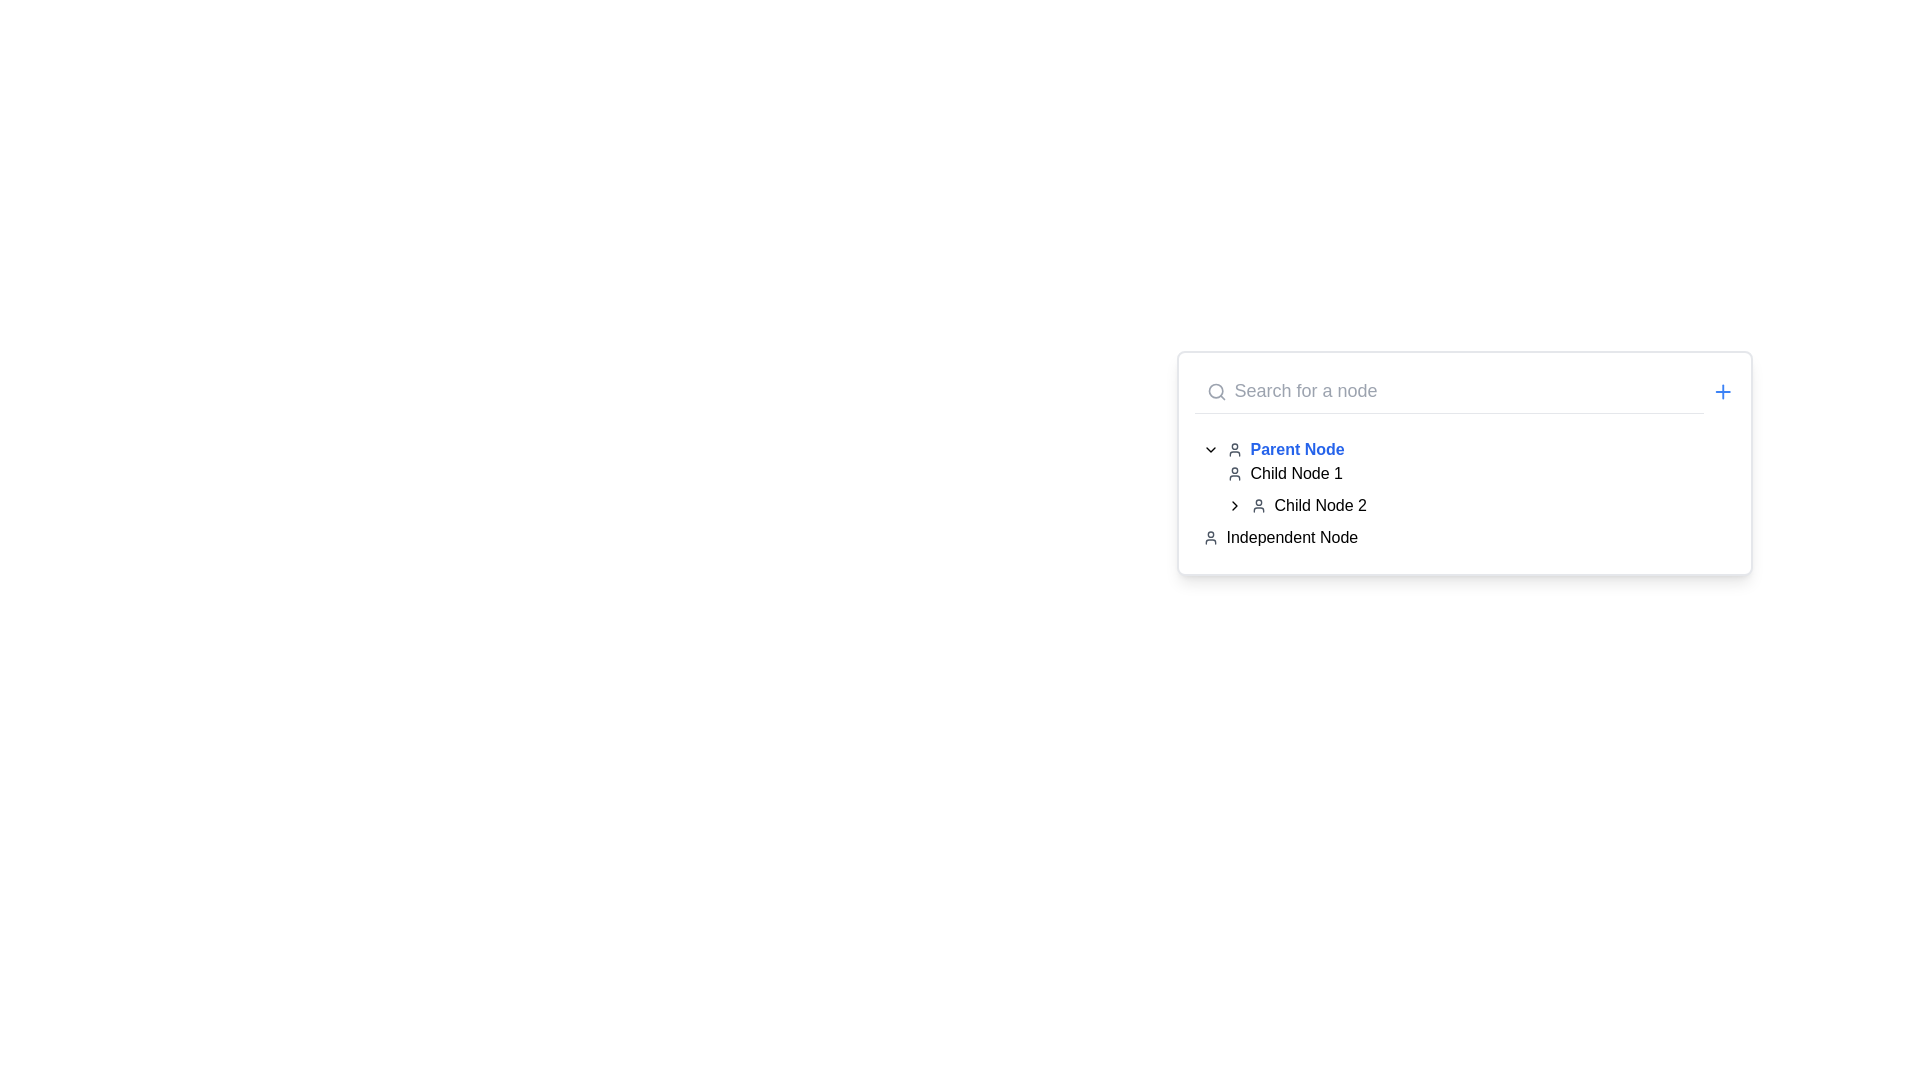 This screenshot has width=1920, height=1080. Describe the element at coordinates (1722, 391) in the screenshot. I see `the small circular button with a blue plus icon located on the far-right side of the horizontal bar to trigger the hover effect that changes its color to a darker blue` at that location.